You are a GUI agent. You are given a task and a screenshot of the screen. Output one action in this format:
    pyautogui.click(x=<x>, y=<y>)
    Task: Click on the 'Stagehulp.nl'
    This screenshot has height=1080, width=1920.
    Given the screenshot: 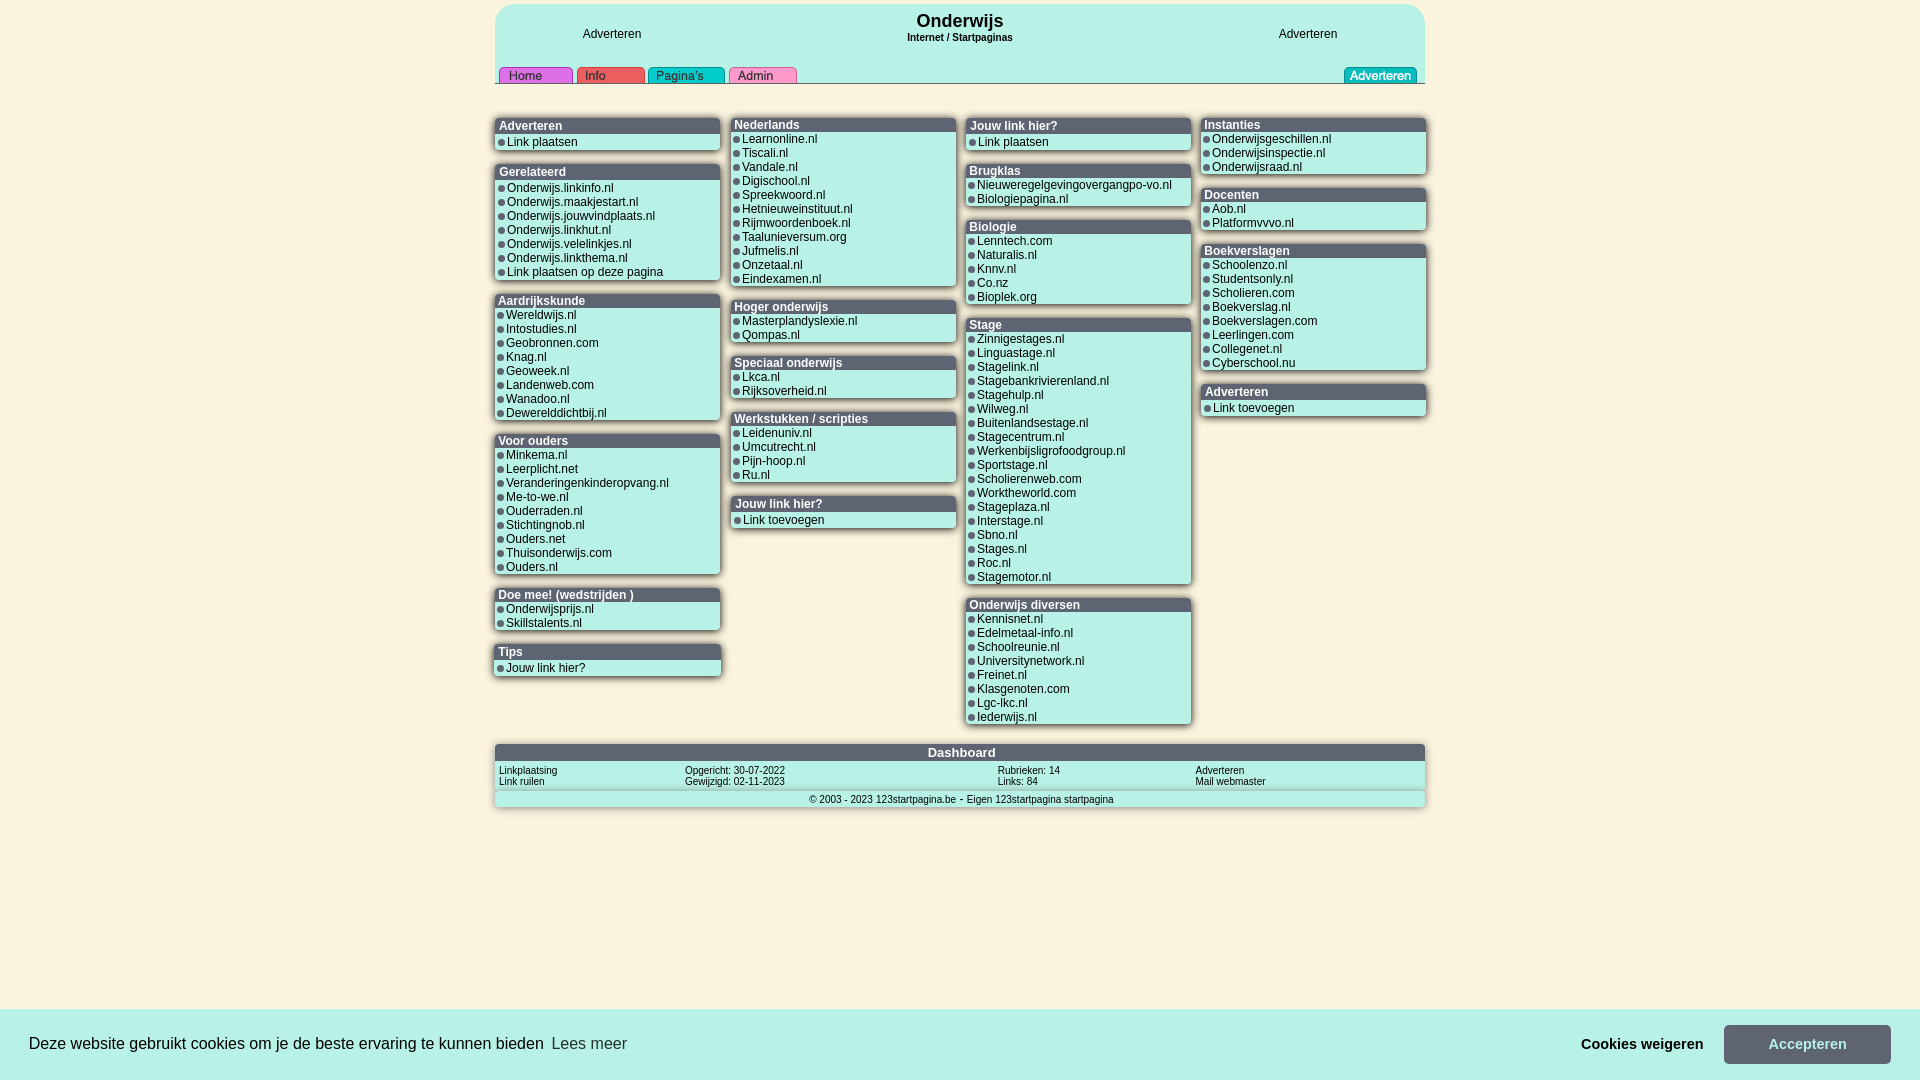 What is the action you would take?
    pyautogui.click(x=1010, y=394)
    